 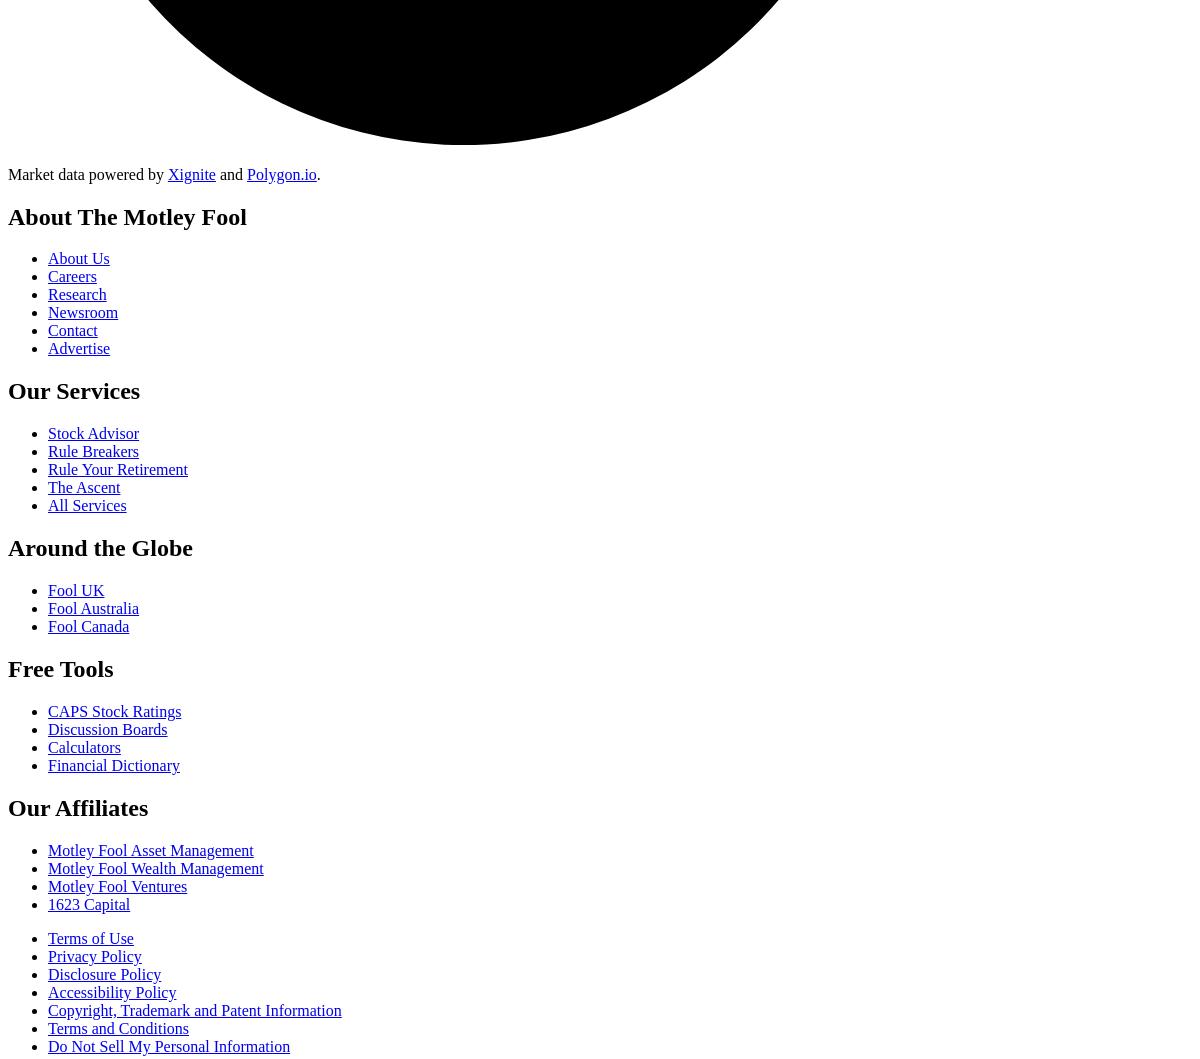 What do you see at coordinates (48, 607) in the screenshot?
I see `'Fool Australia'` at bounding box center [48, 607].